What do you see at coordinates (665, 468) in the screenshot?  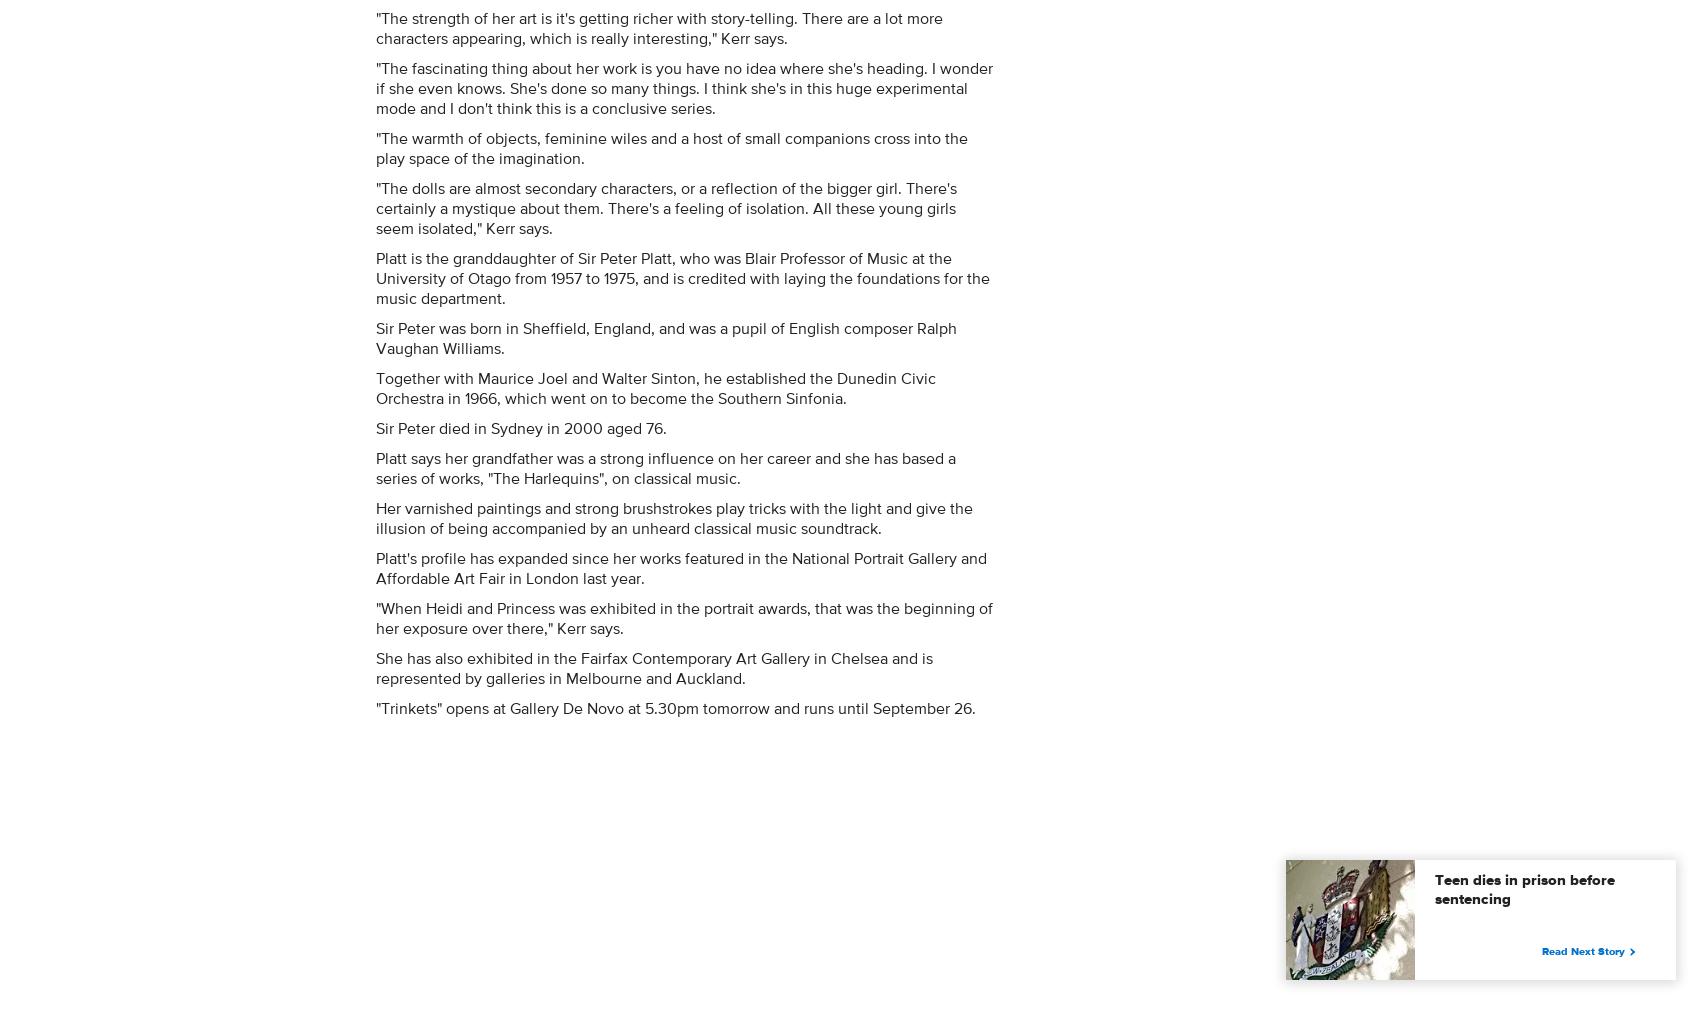 I see `'Platt says her grandfather was a strong influence on her career and she has based a series of works, "The Harlequins", on classical music.'` at bounding box center [665, 468].